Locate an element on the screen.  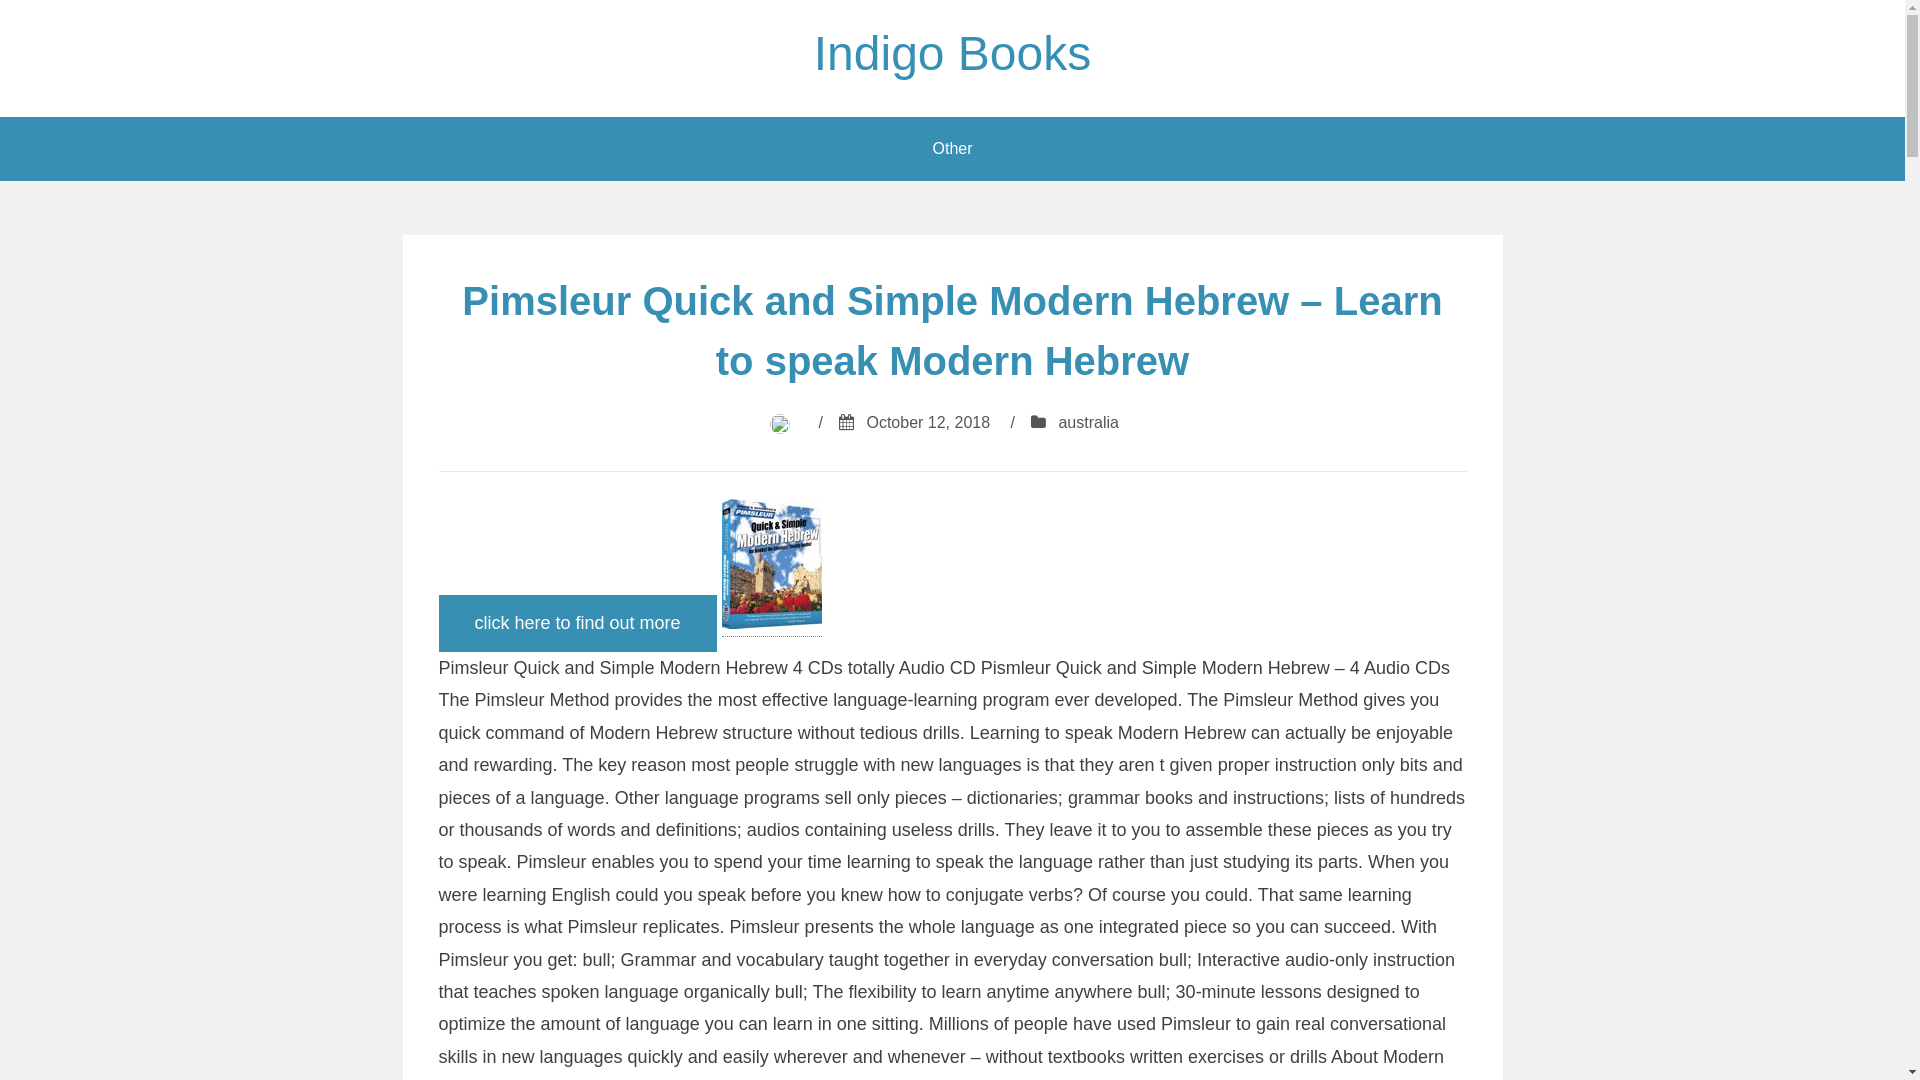
'Other' is located at coordinates (950, 148).